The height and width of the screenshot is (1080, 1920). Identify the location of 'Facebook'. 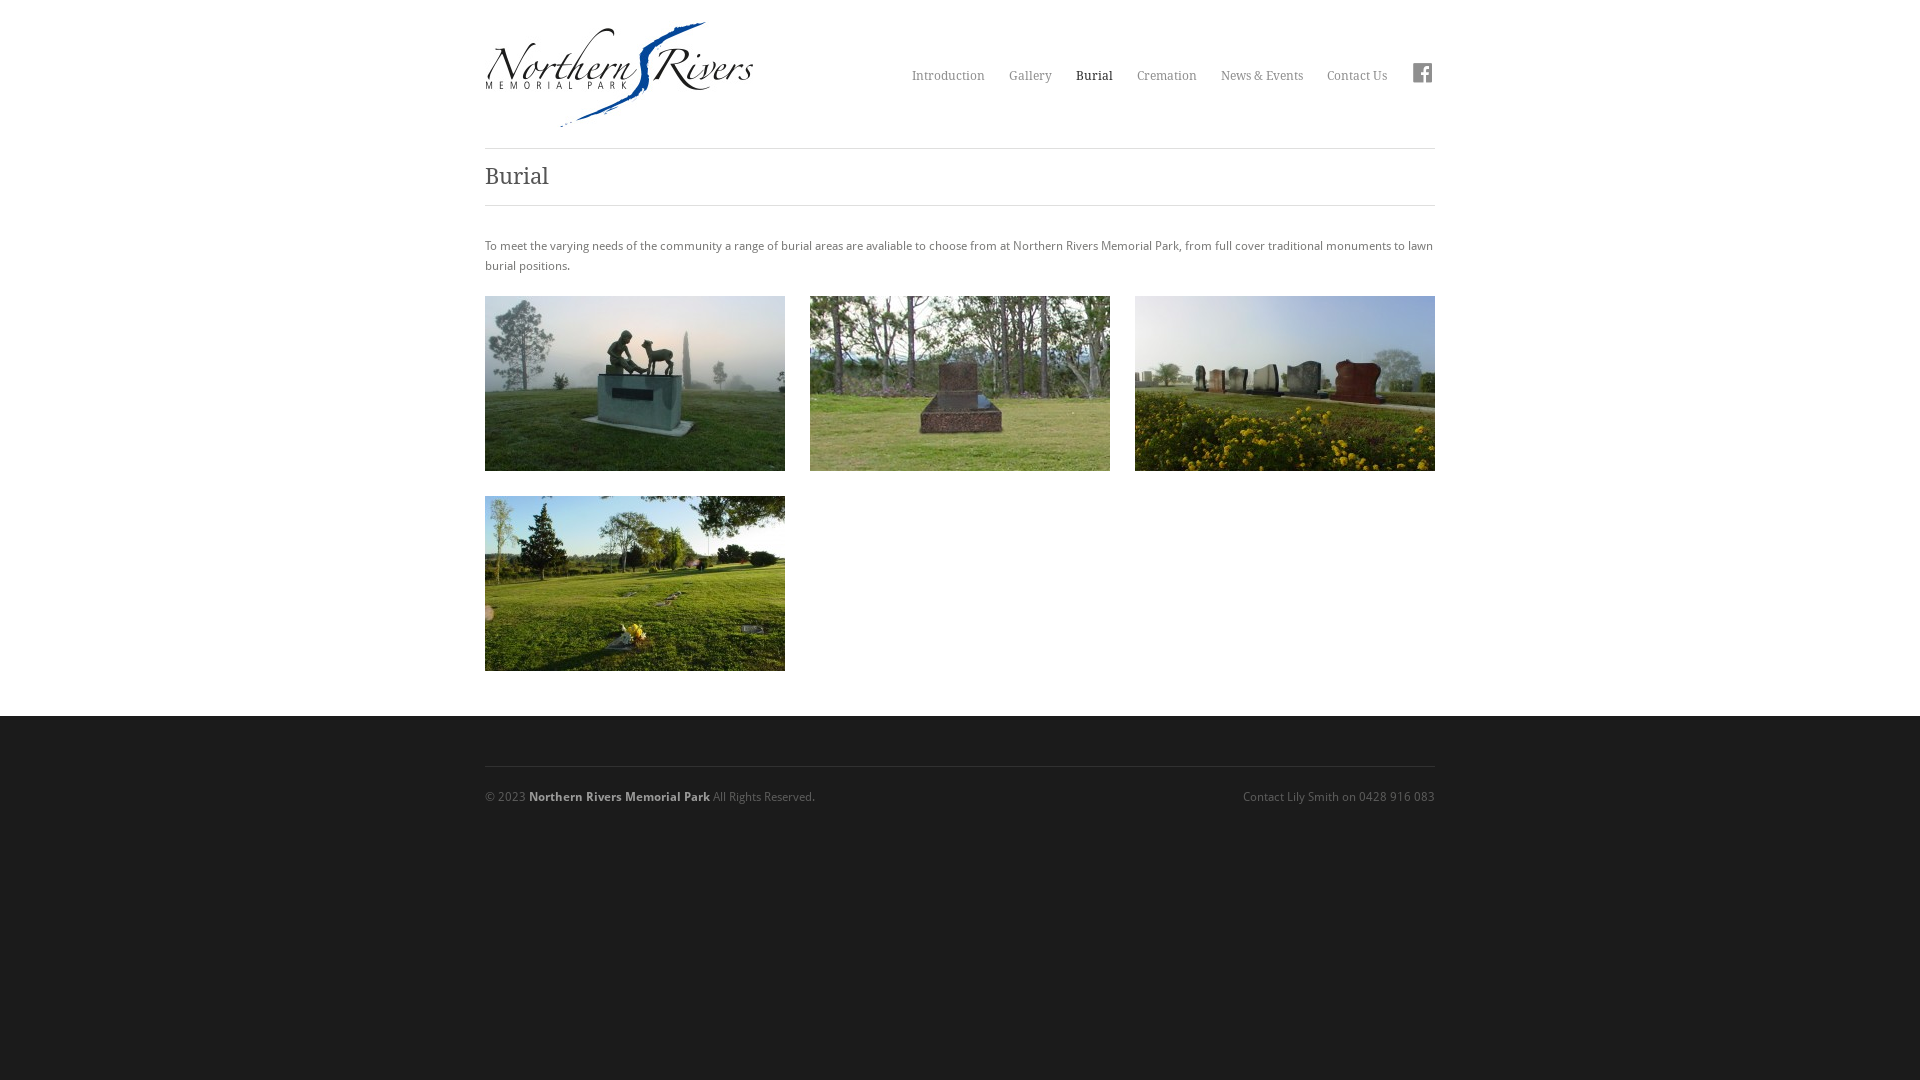
(1421, 75).